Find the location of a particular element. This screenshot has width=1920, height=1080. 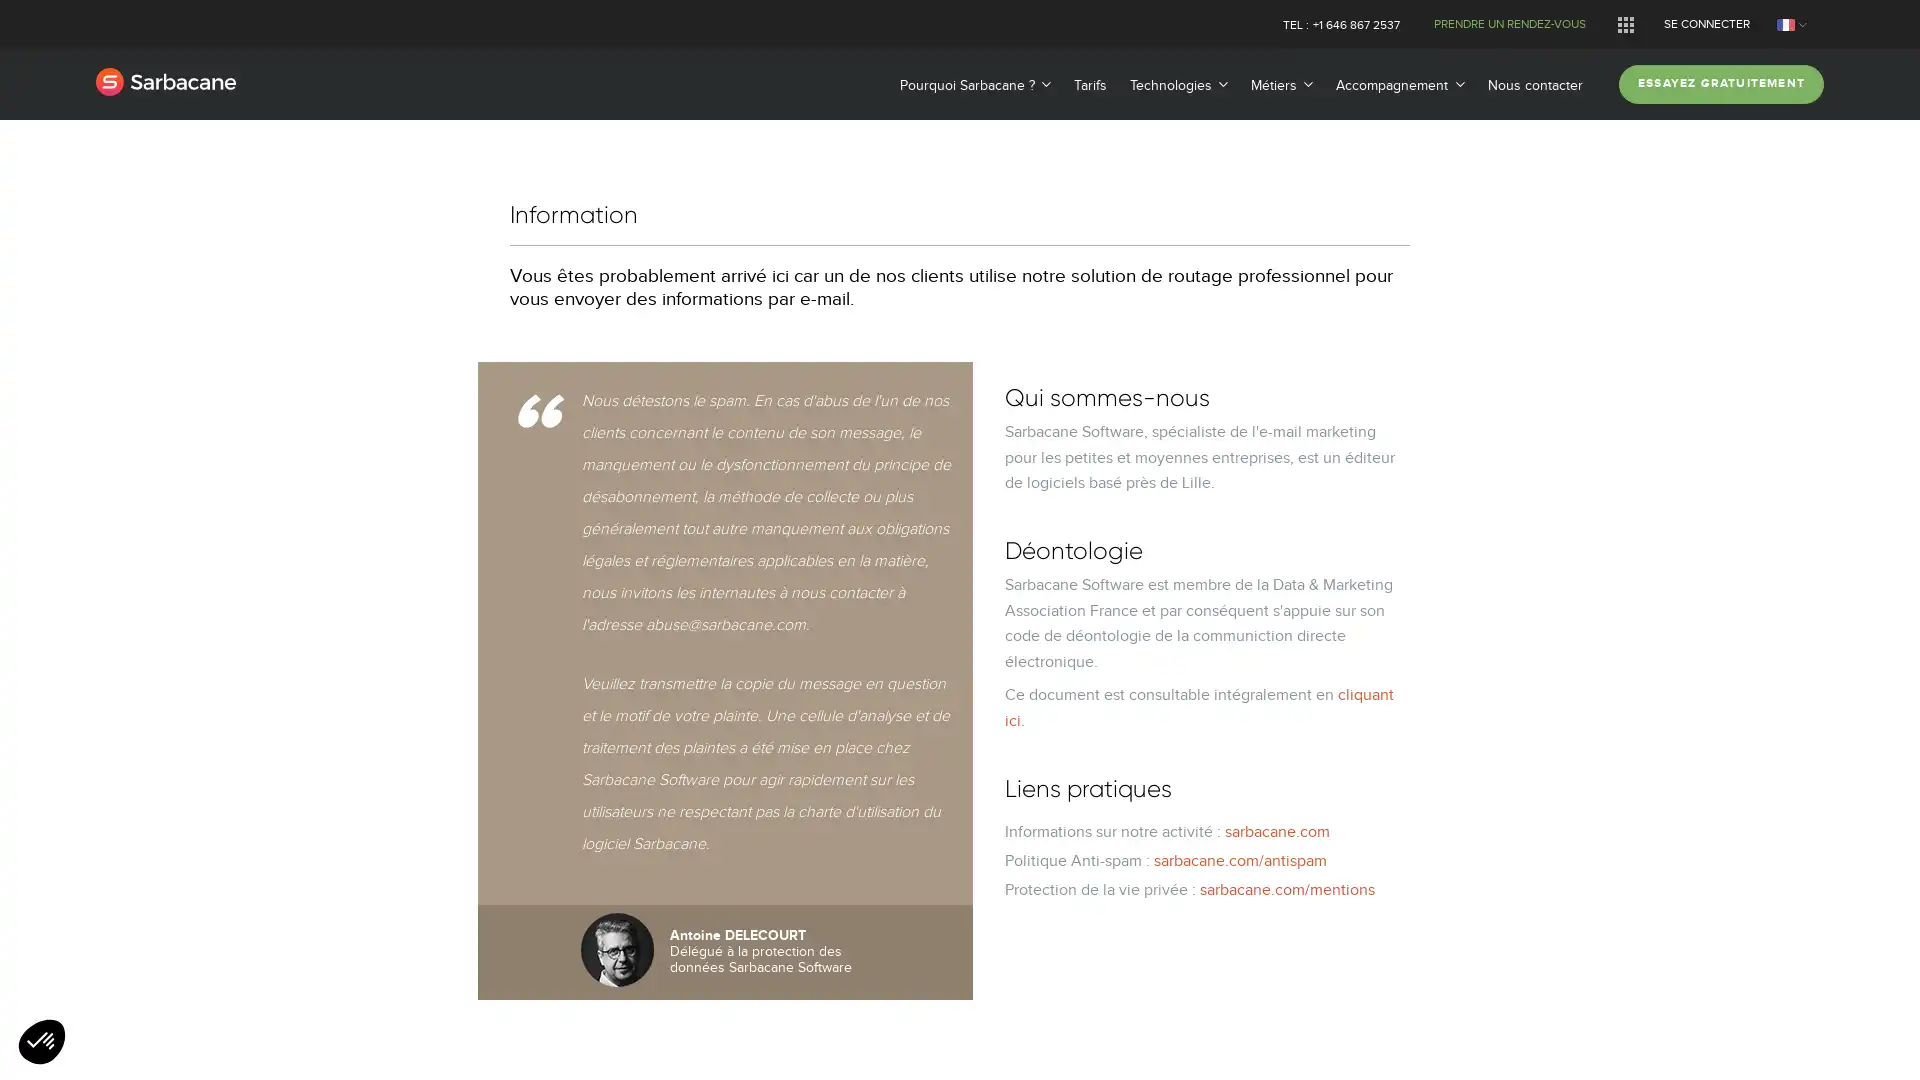

Non merci is located at coordinates (800, 676).